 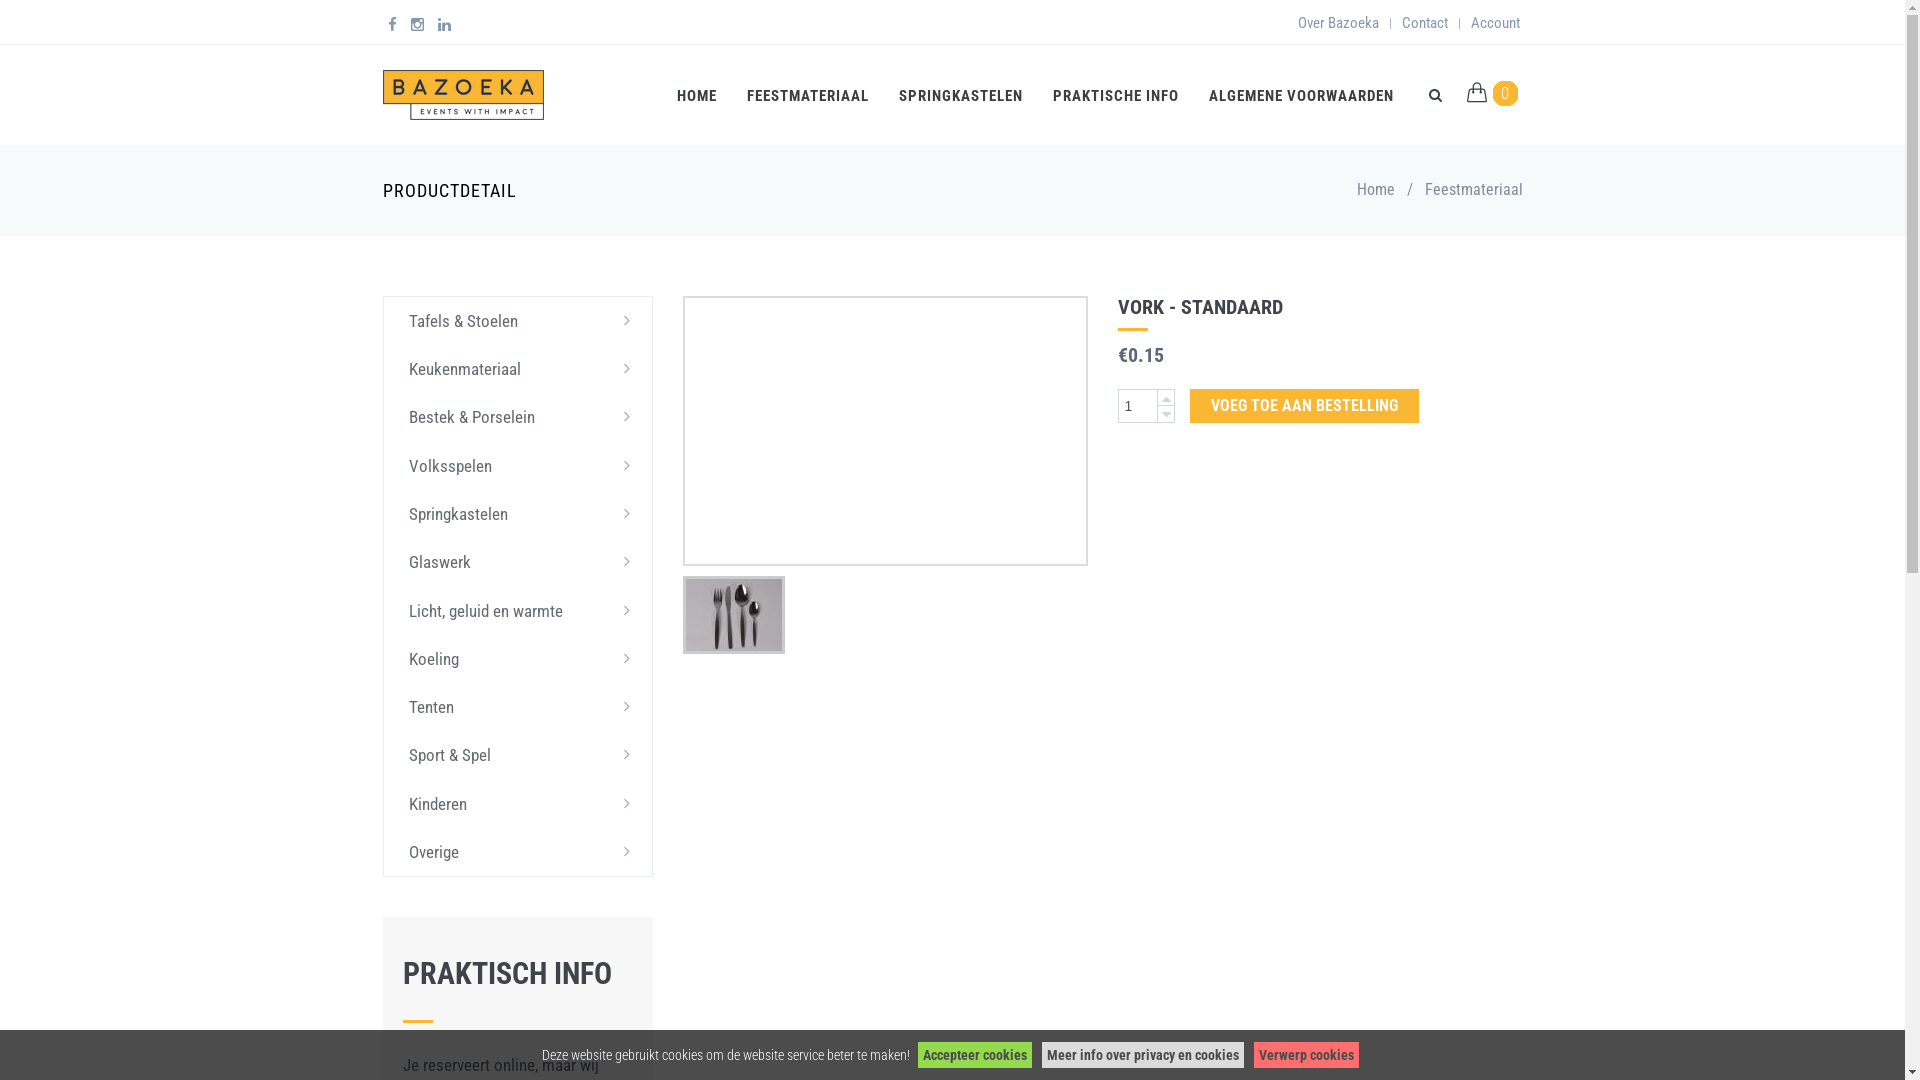 What do you see at coordinates (518, 512) in the screenshot?
I see `'Springkastelen'` at bounding box center [518, 512].